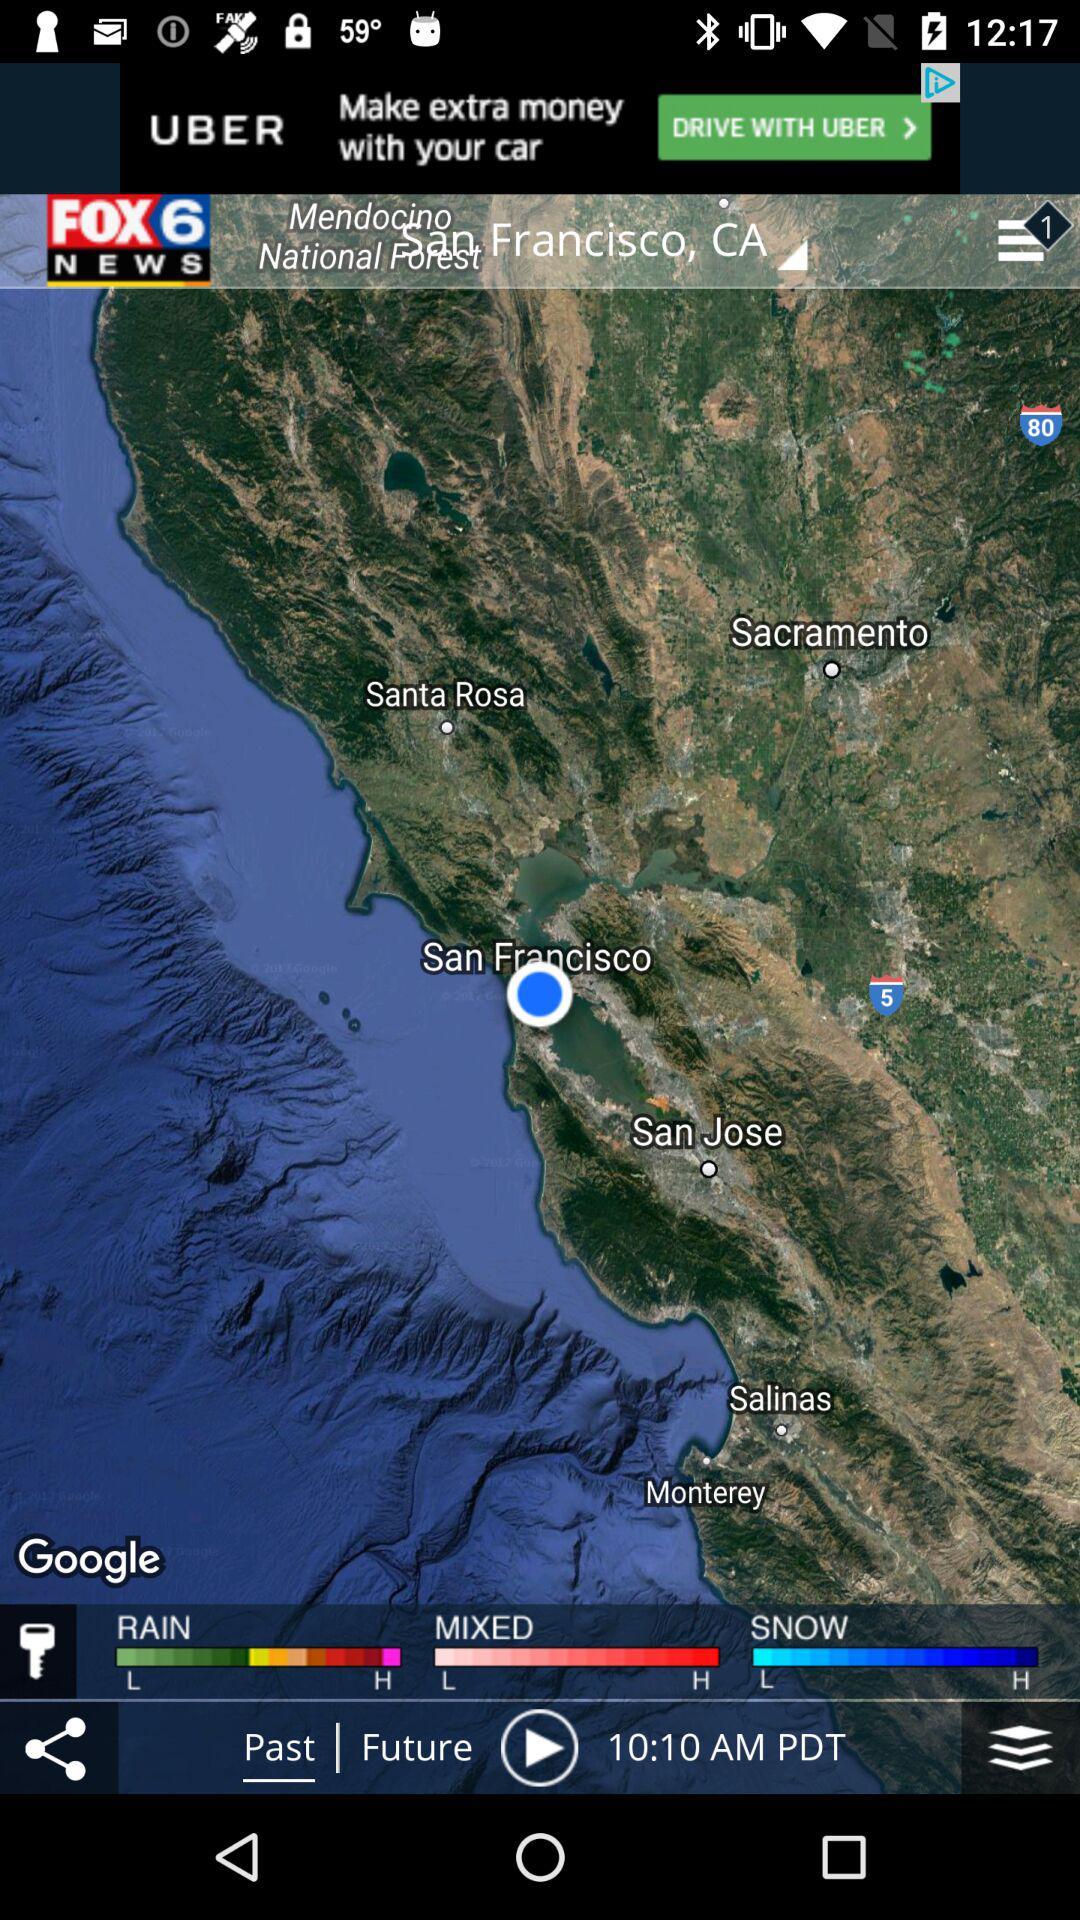  I want to click on the item next to san francisco, ca item, so click(131, 240).